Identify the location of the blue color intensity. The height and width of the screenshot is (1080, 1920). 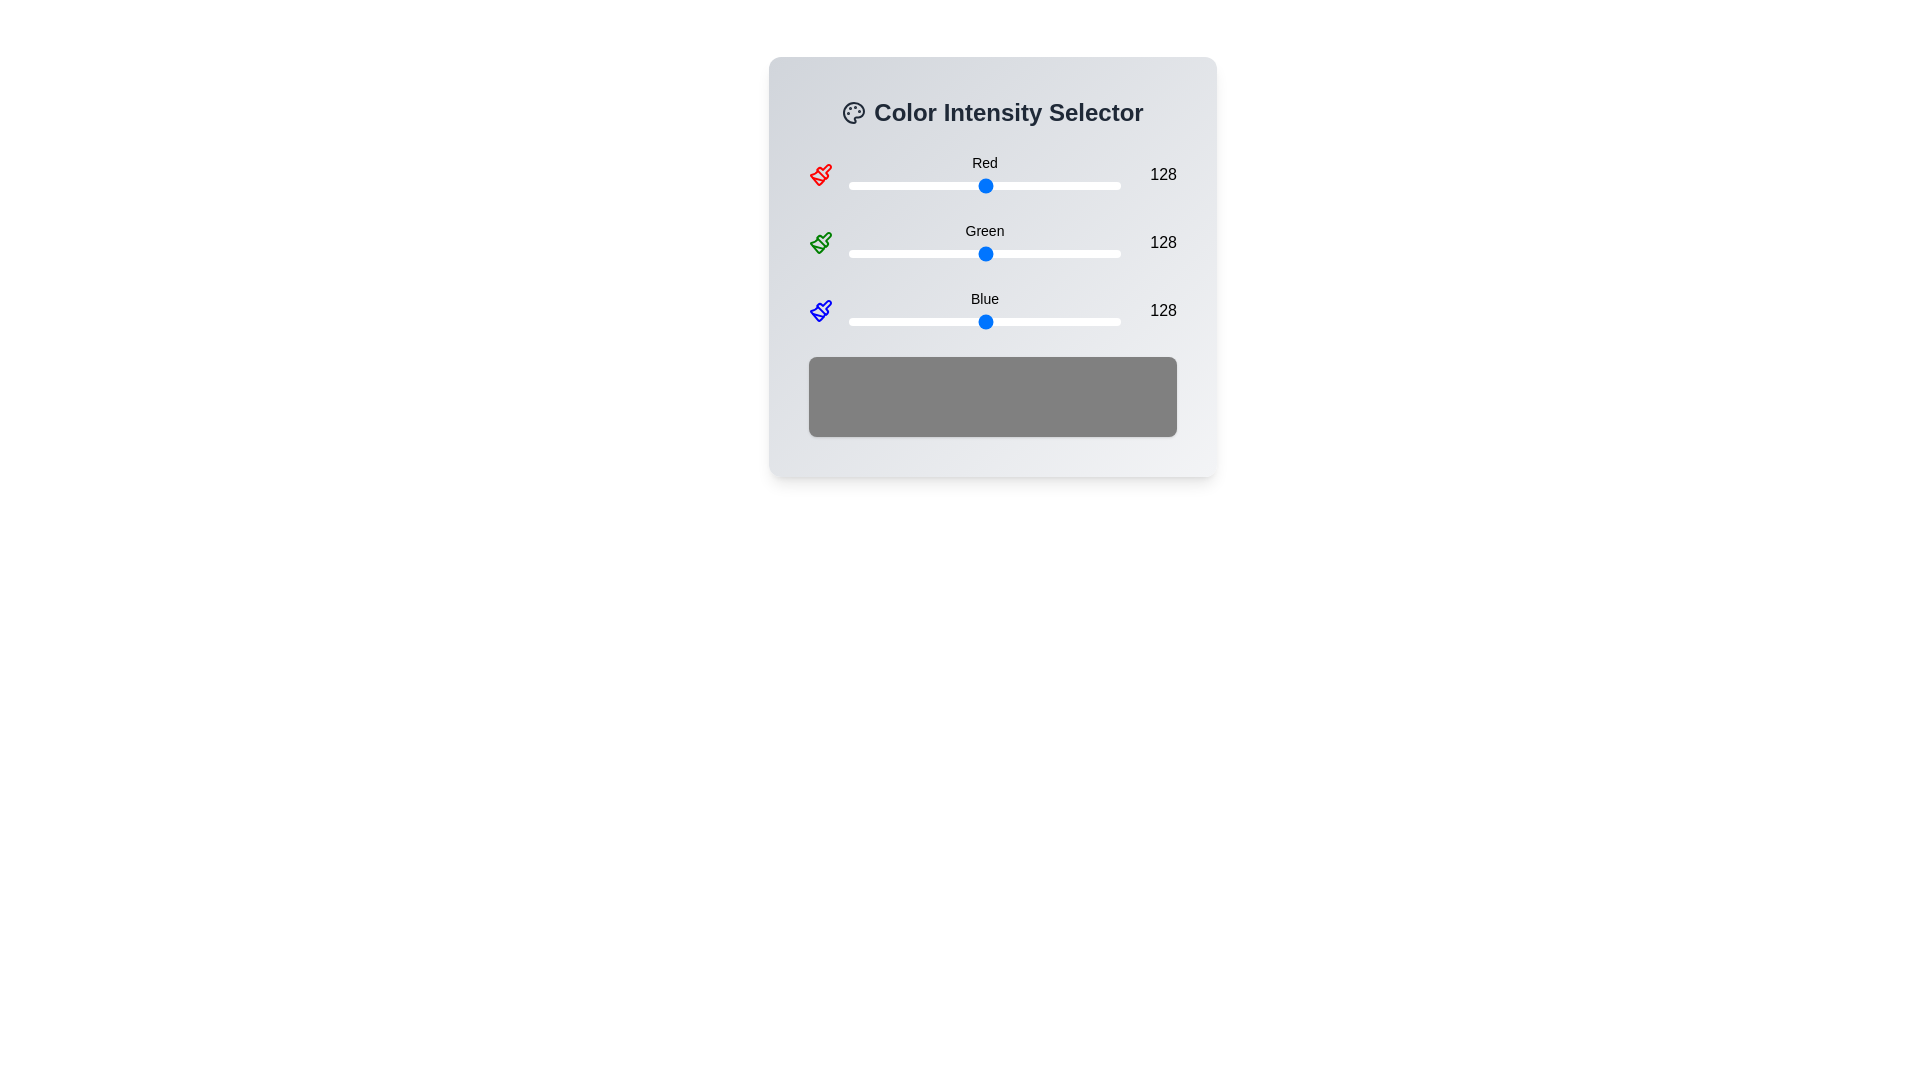
(902, 320).